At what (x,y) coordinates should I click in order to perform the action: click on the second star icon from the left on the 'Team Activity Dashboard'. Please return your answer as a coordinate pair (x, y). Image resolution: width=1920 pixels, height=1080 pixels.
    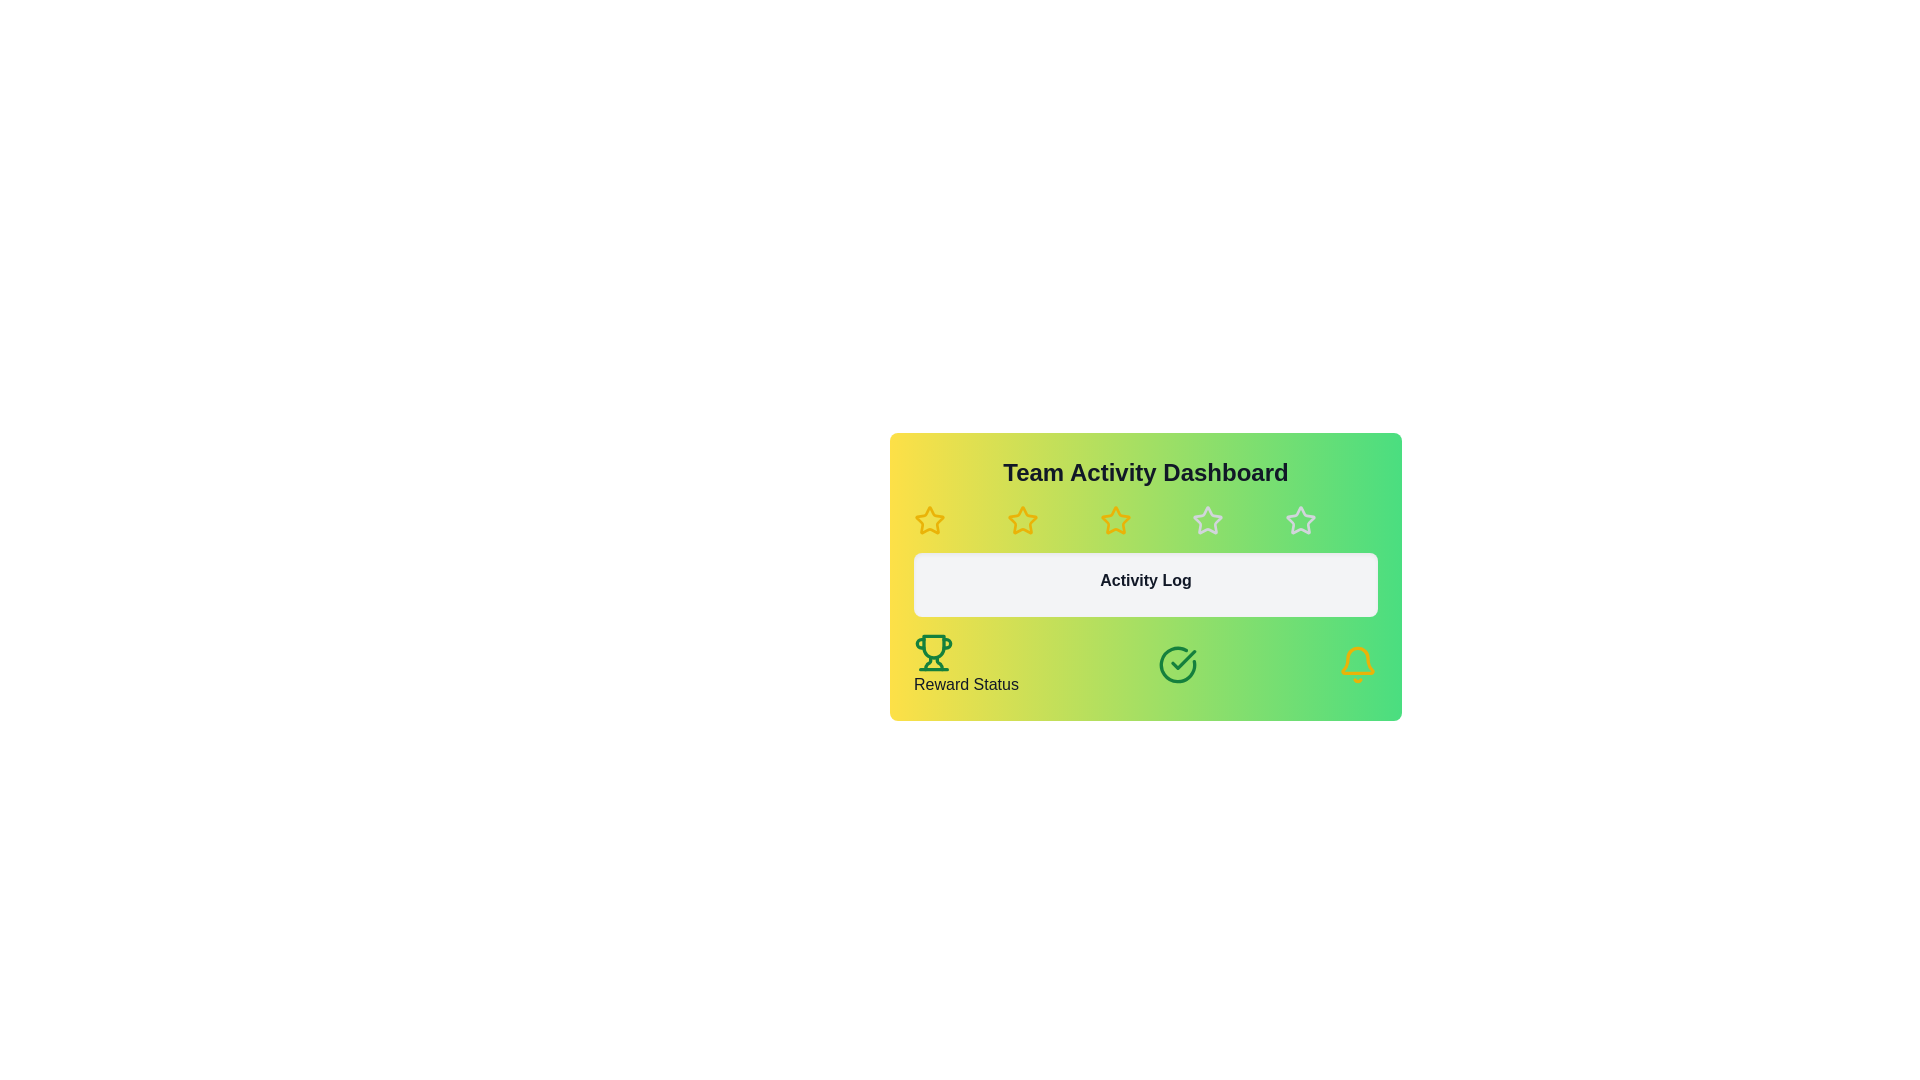
    Looking at the image, I should click on (1022, 519).